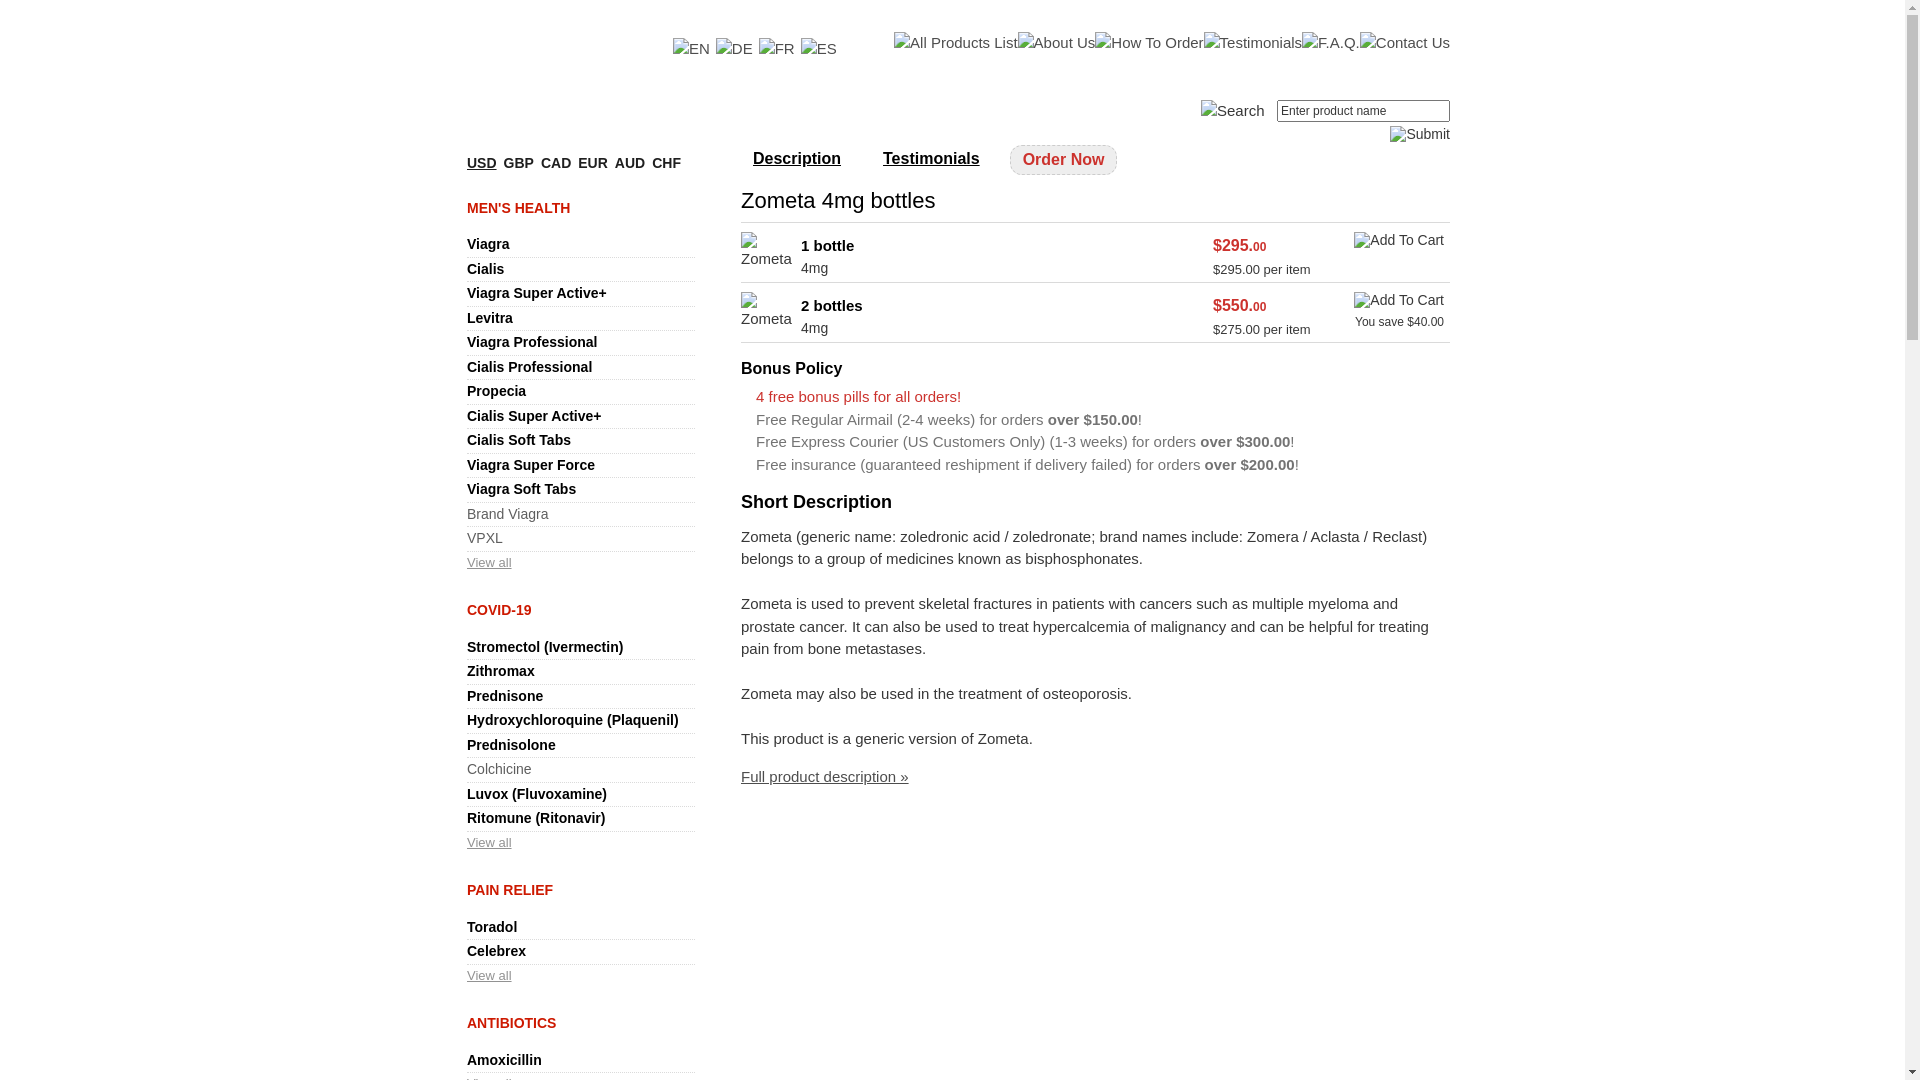 Image resolution: width=1920 pixels, height=1080 pixels. Describe the element at coordinates (536, 817) in the screenshot. I see `'Ritomune (Ritonavir)'` at that location.